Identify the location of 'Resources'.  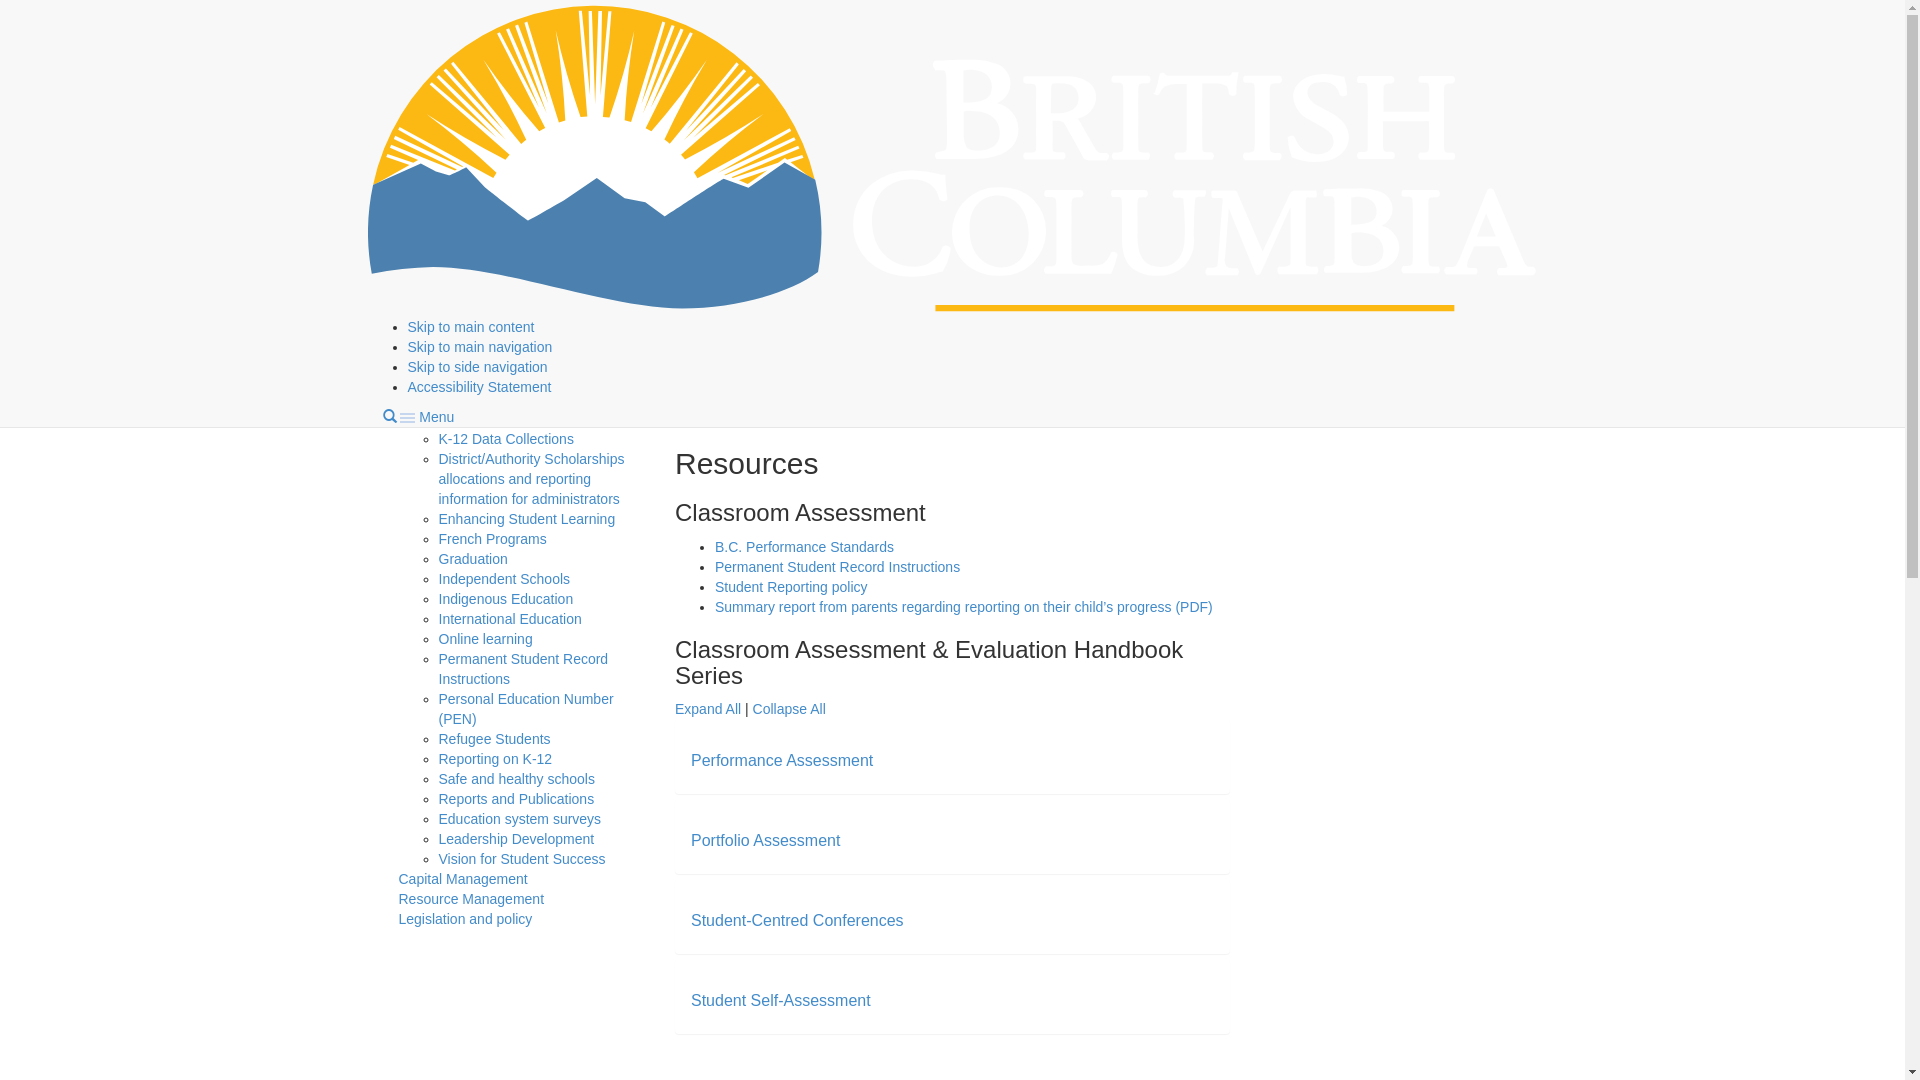
(518, 199).